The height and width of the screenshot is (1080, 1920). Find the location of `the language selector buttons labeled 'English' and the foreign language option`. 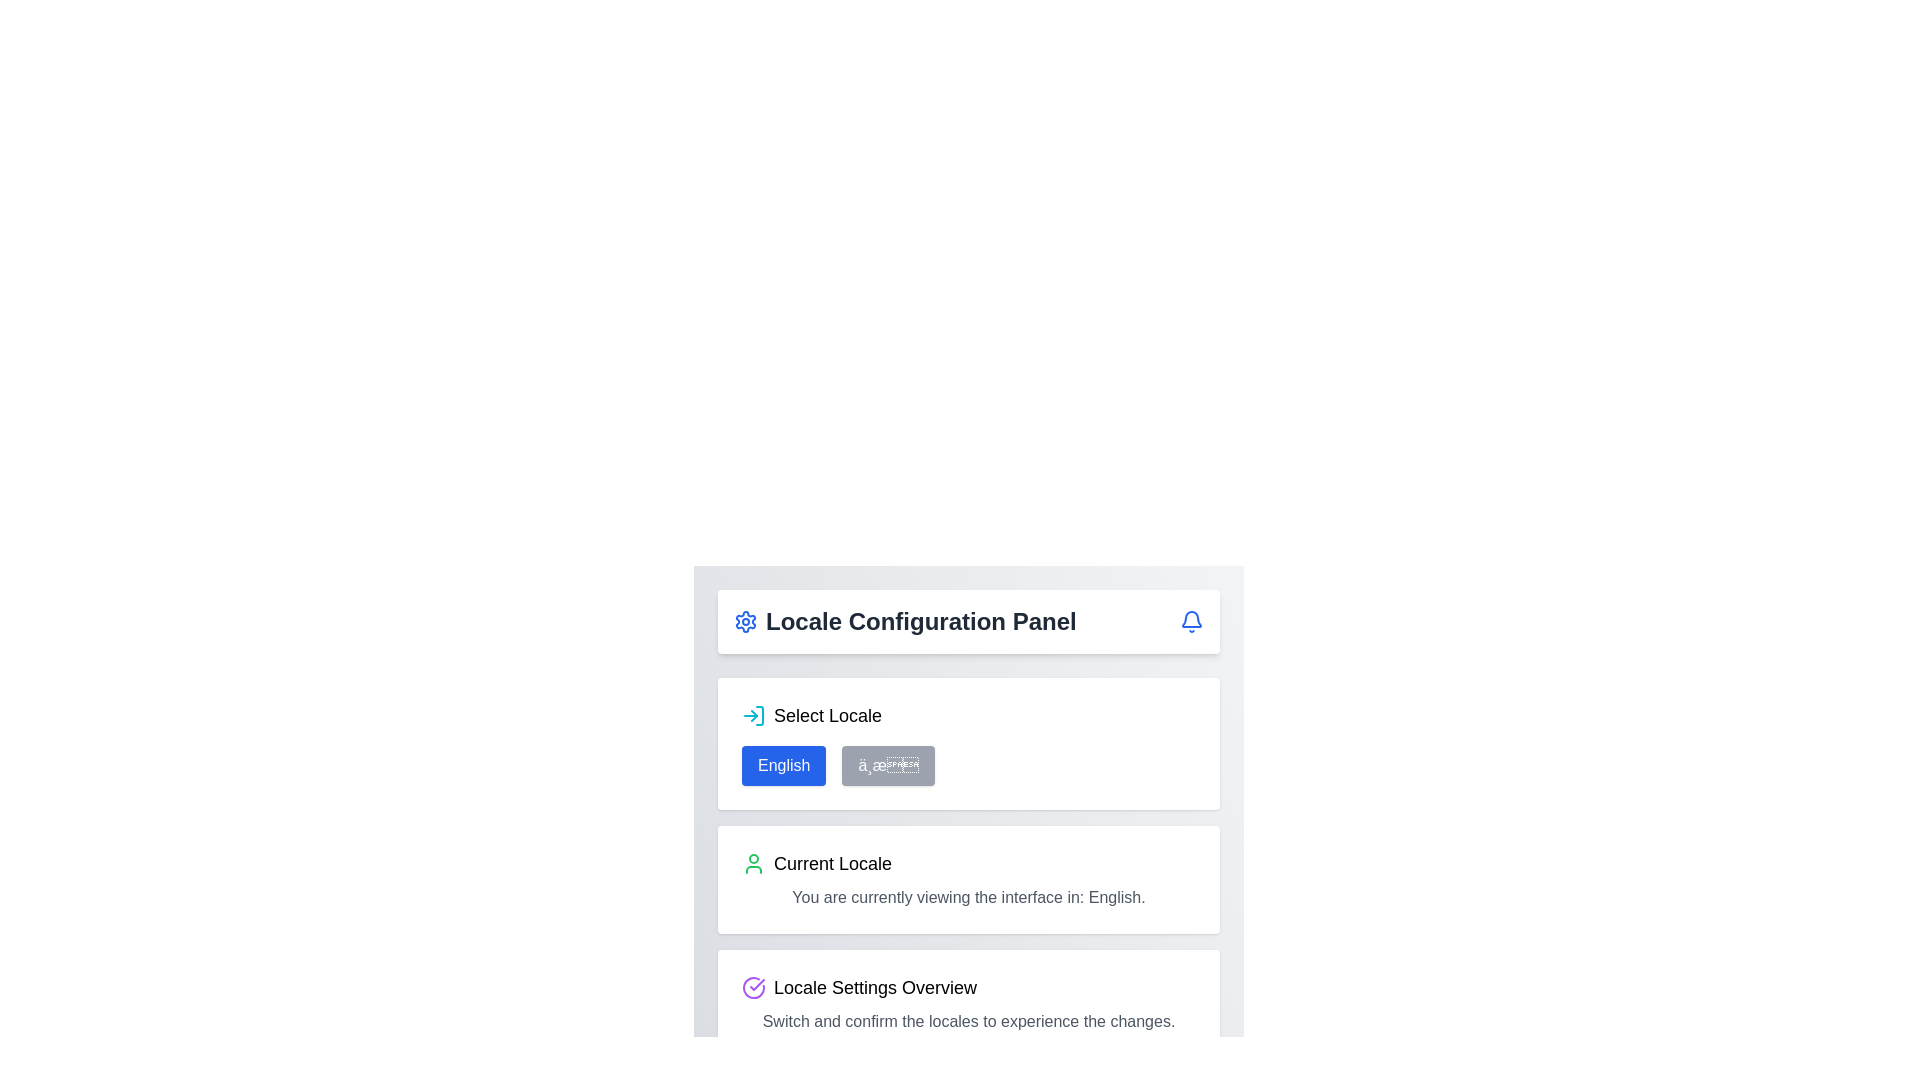

the language selector buttons labeled 'English' and the foreign language option is located at coordinates (969, 765).